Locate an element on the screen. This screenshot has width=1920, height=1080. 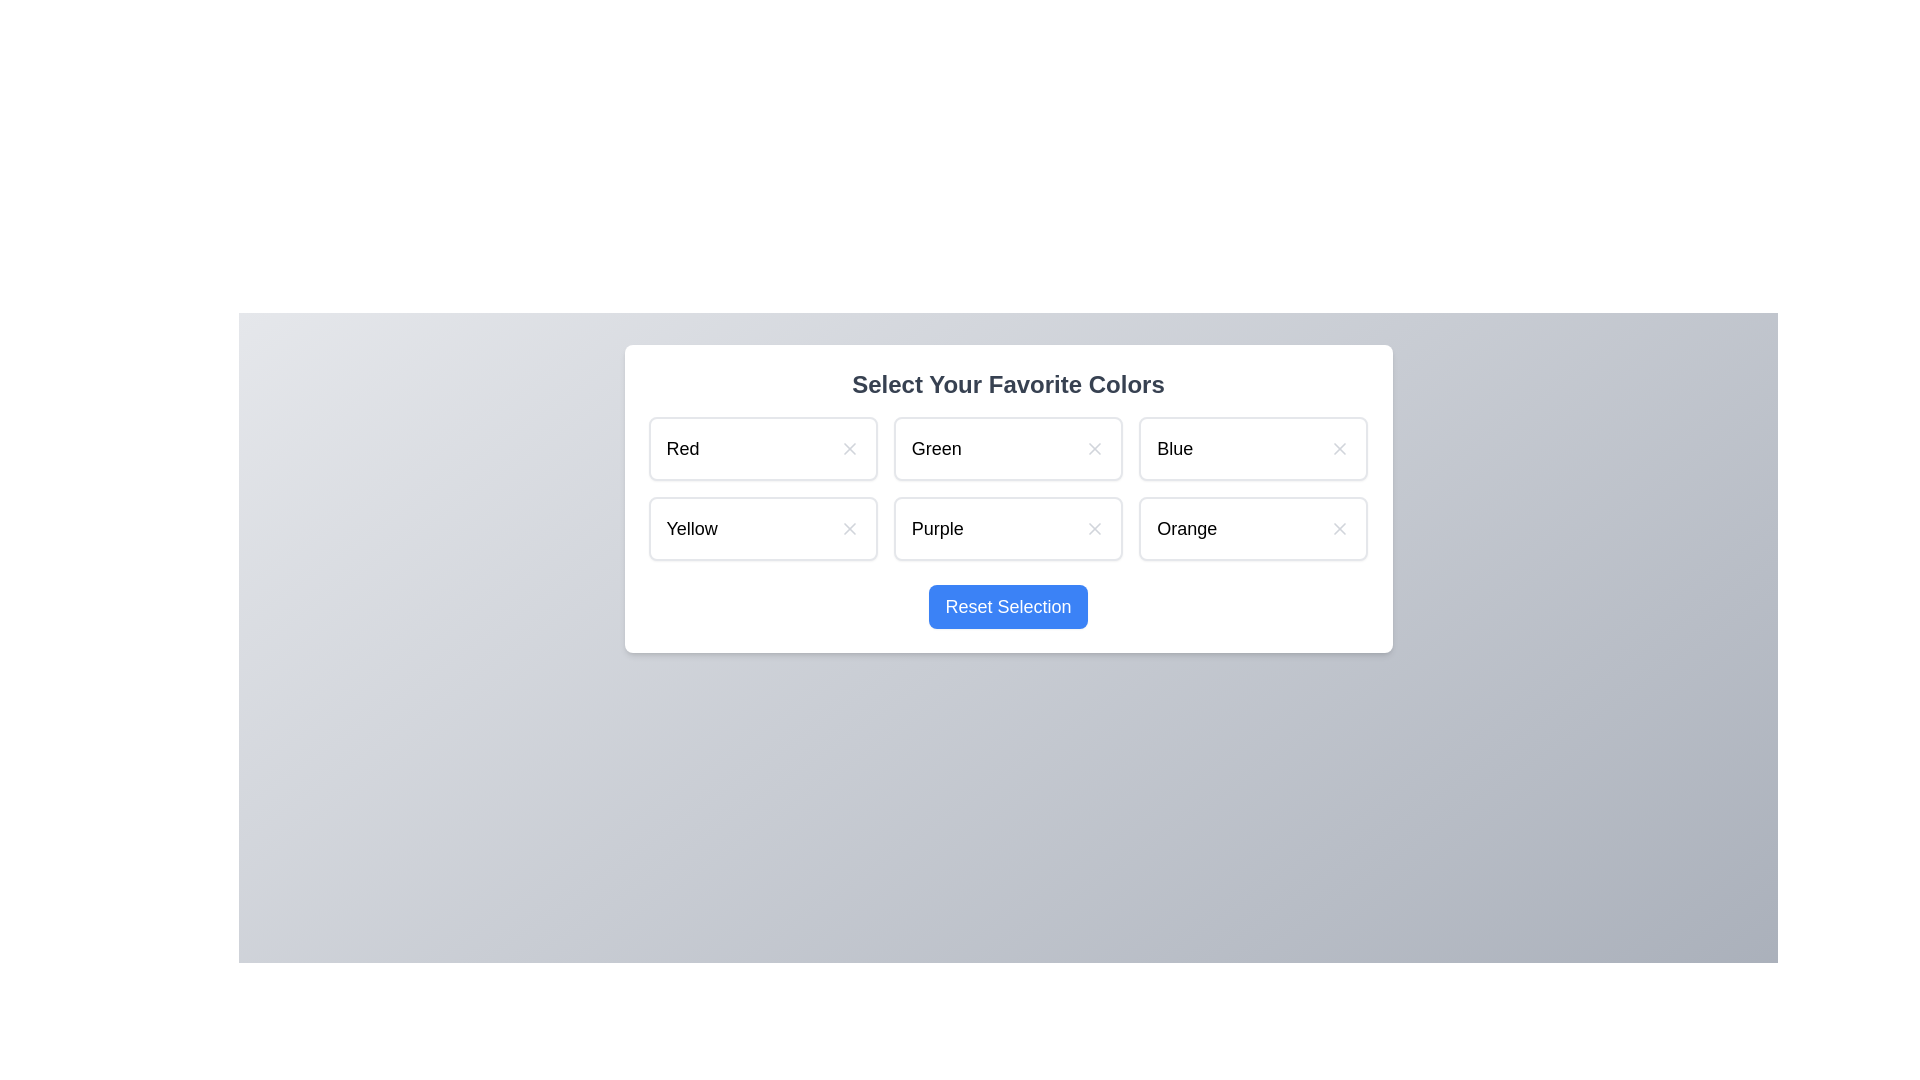
the color Blue is located at coordinates (1252, 447).